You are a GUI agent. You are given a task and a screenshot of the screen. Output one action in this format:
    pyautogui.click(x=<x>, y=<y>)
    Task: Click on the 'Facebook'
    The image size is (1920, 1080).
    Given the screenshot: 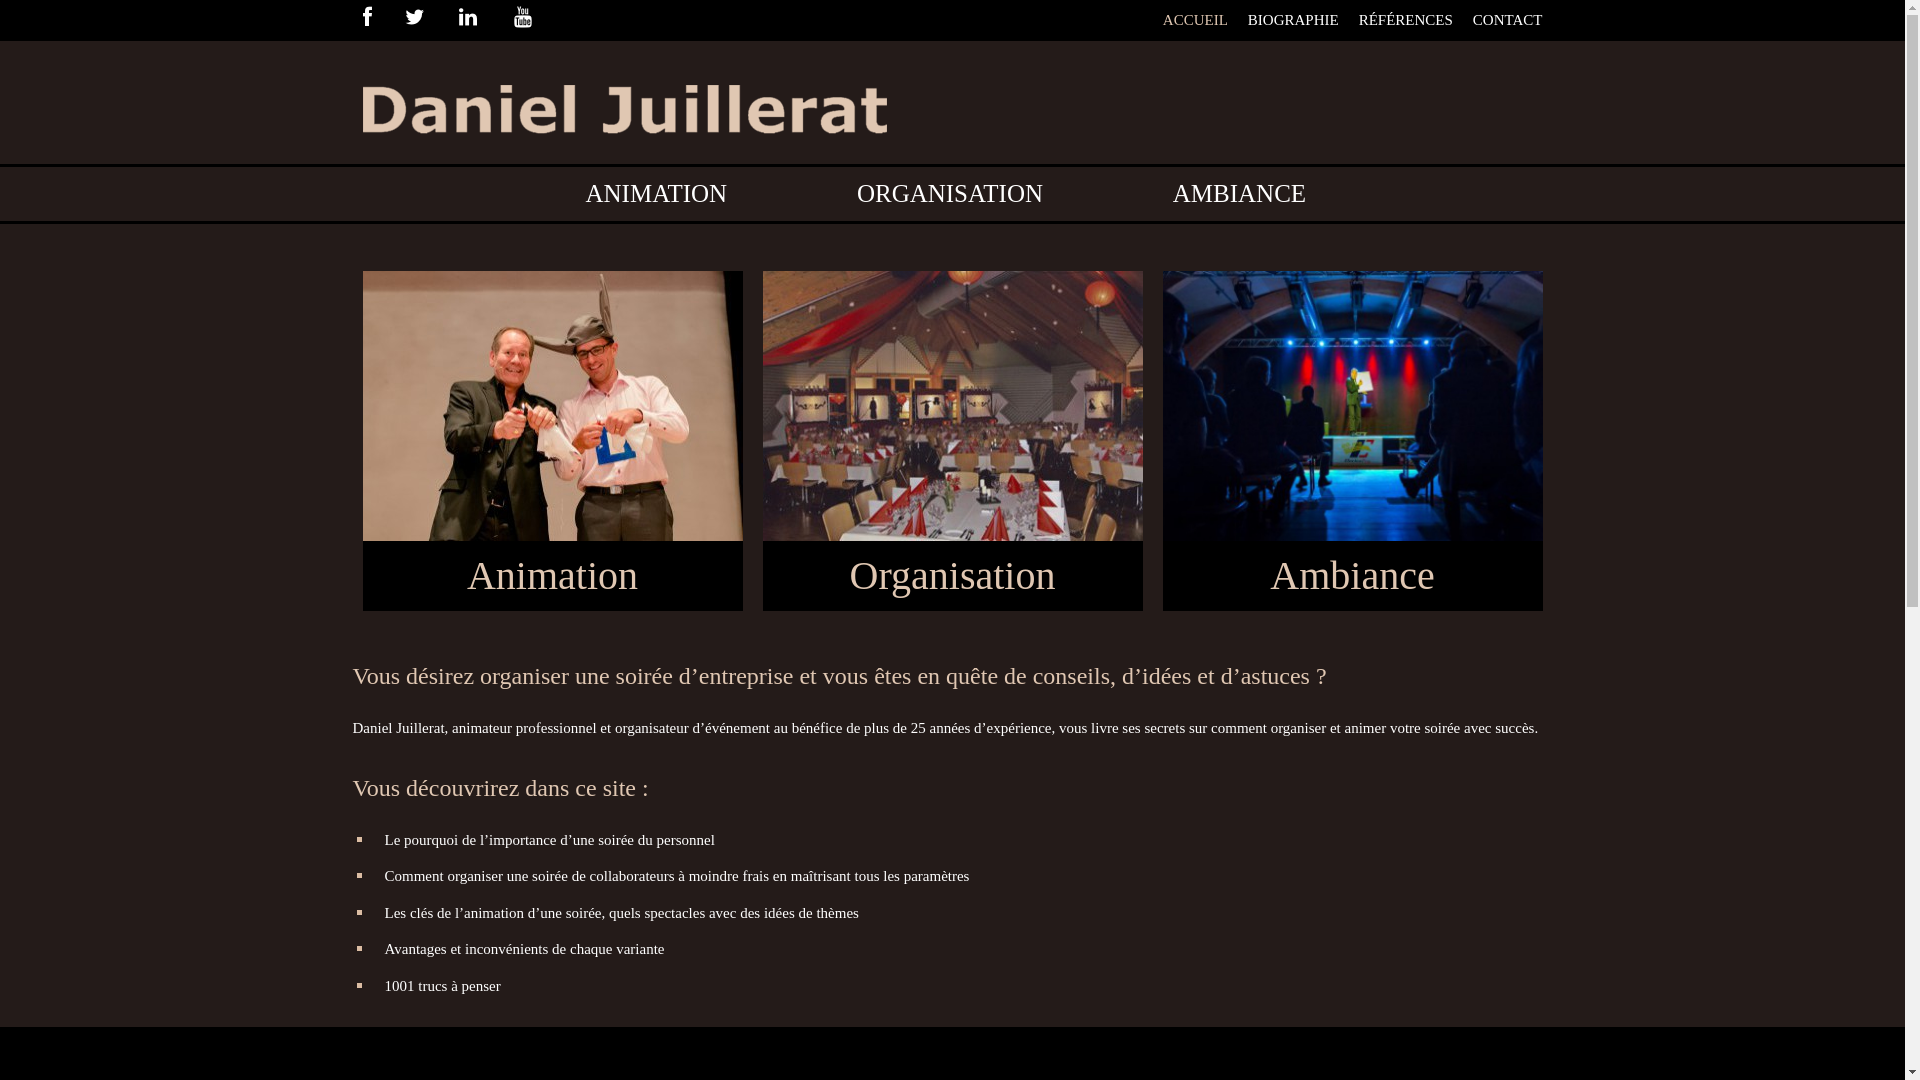 What is the action you would take?
    pyautogui.click(x=381, y=19)
    